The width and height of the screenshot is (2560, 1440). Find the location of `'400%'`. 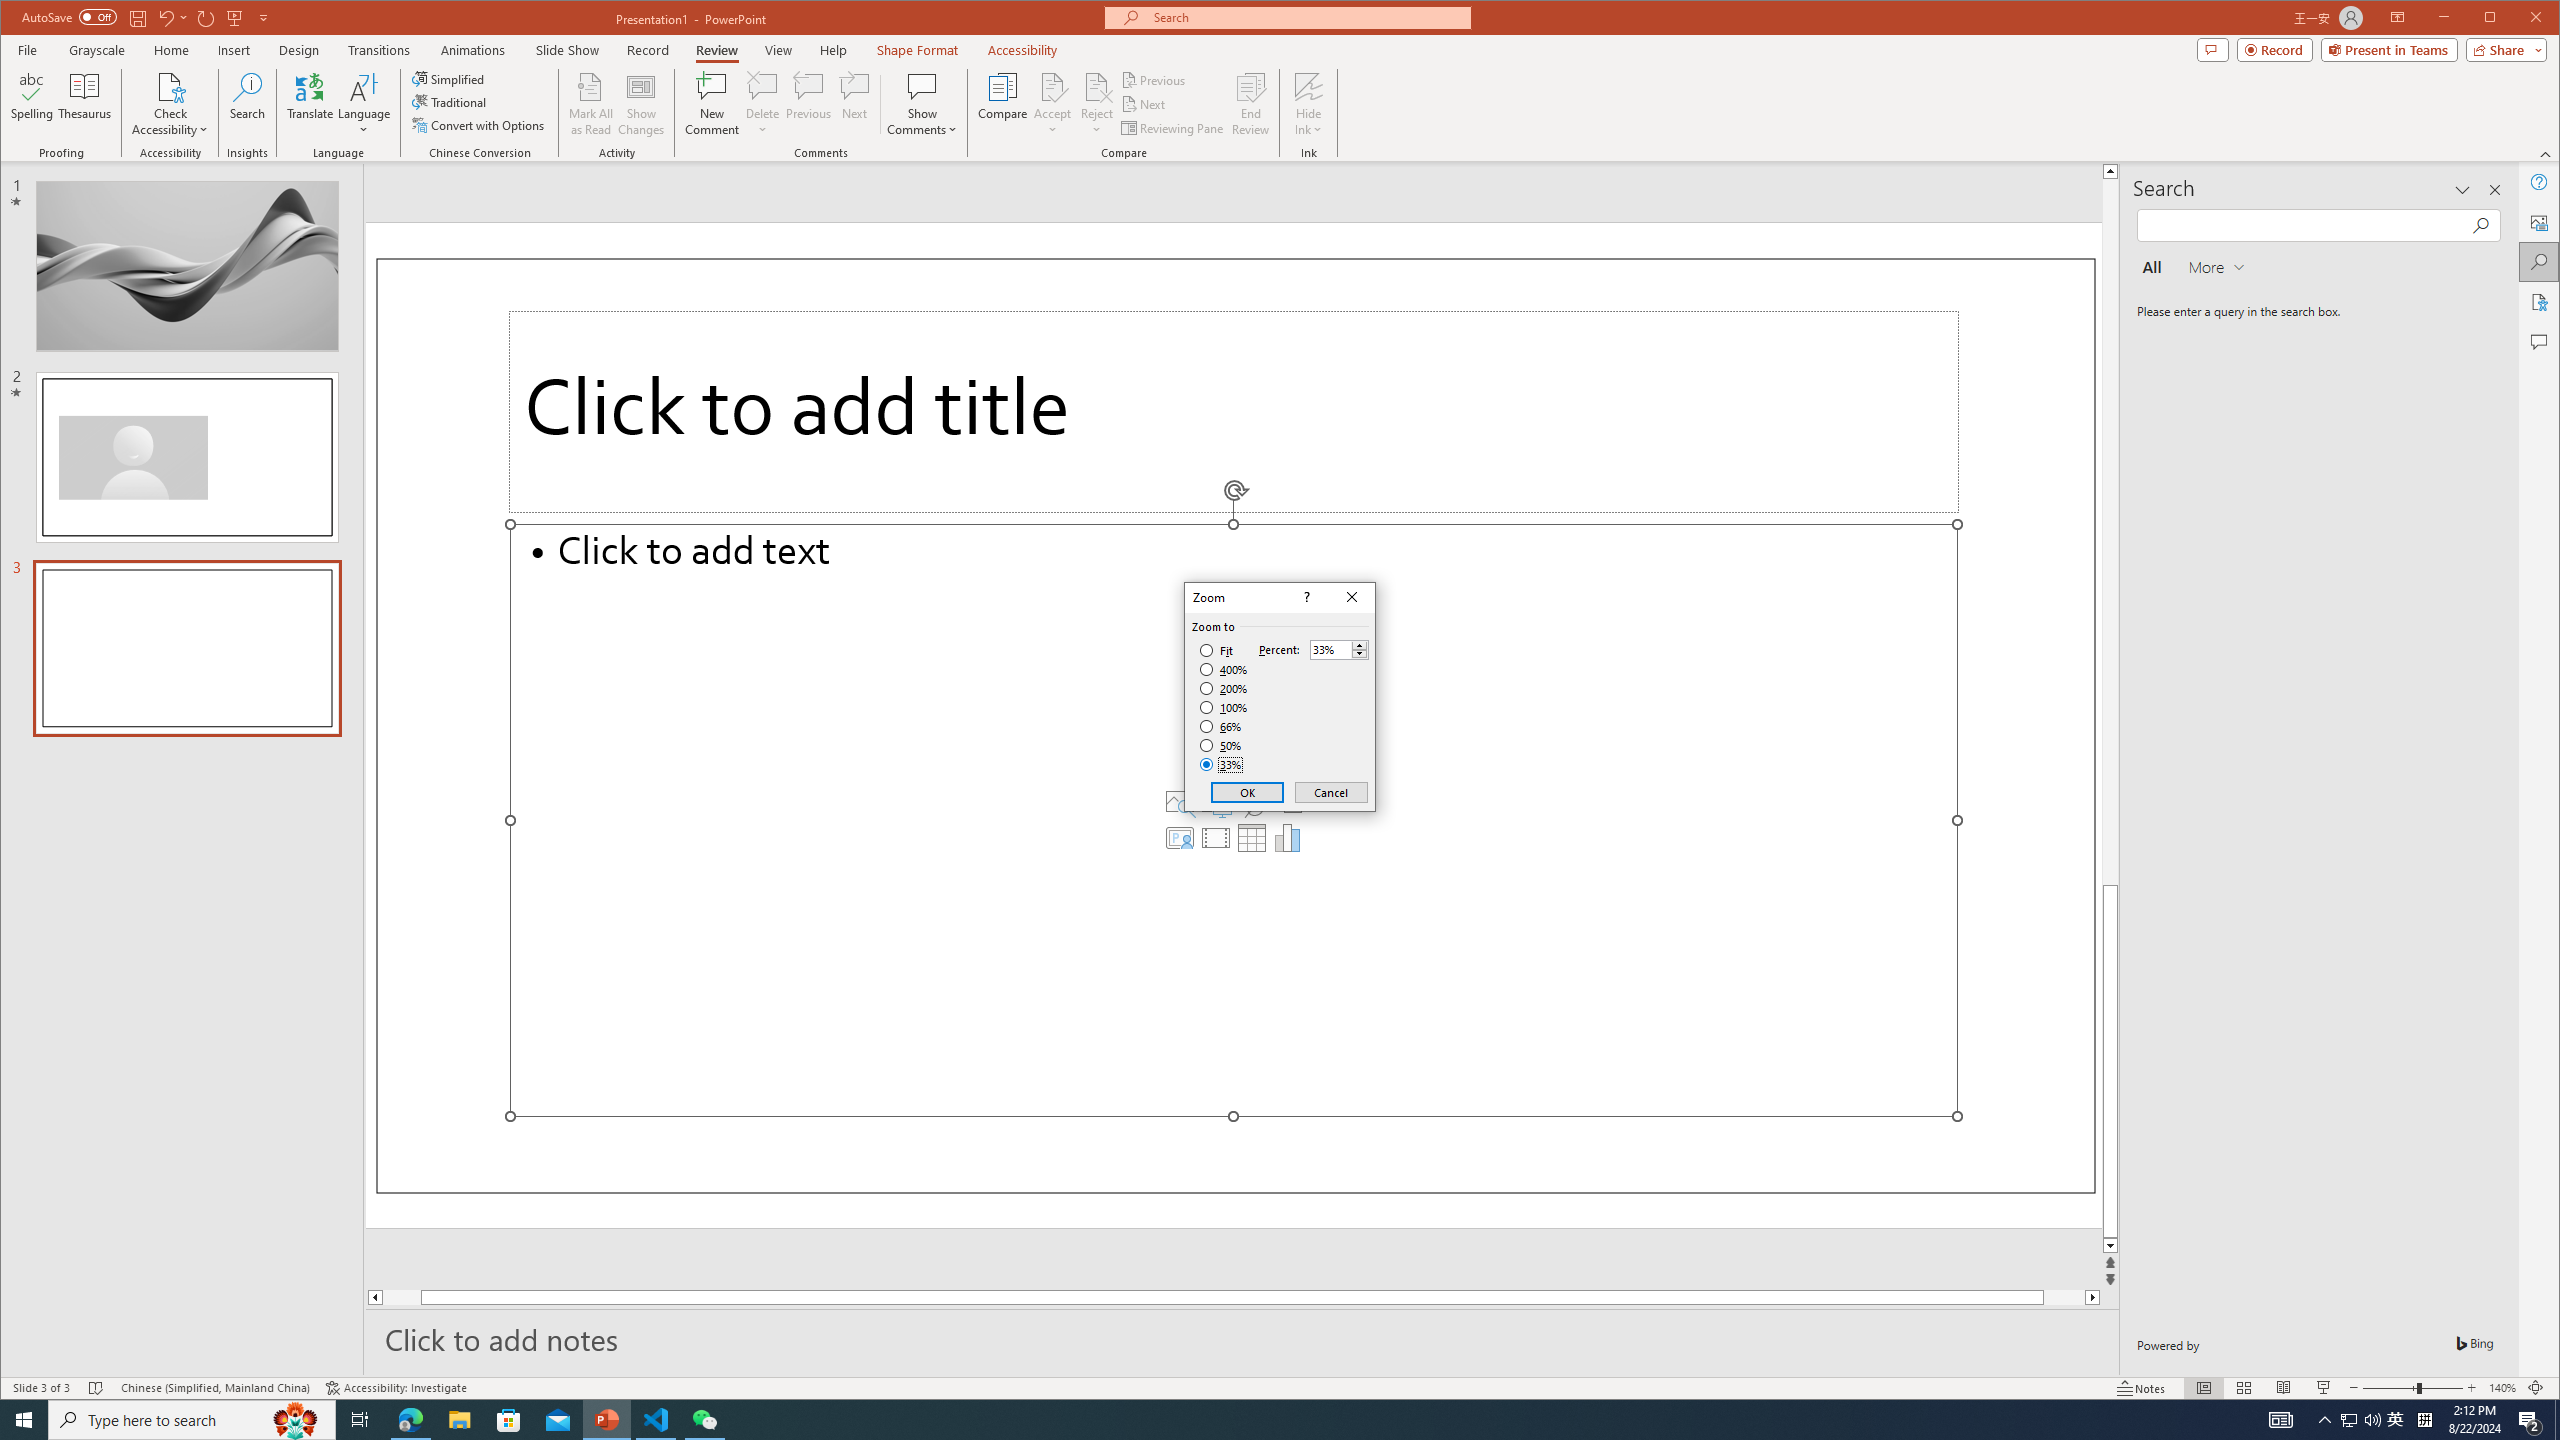

'400%' is located at coordinates (1223, 670).